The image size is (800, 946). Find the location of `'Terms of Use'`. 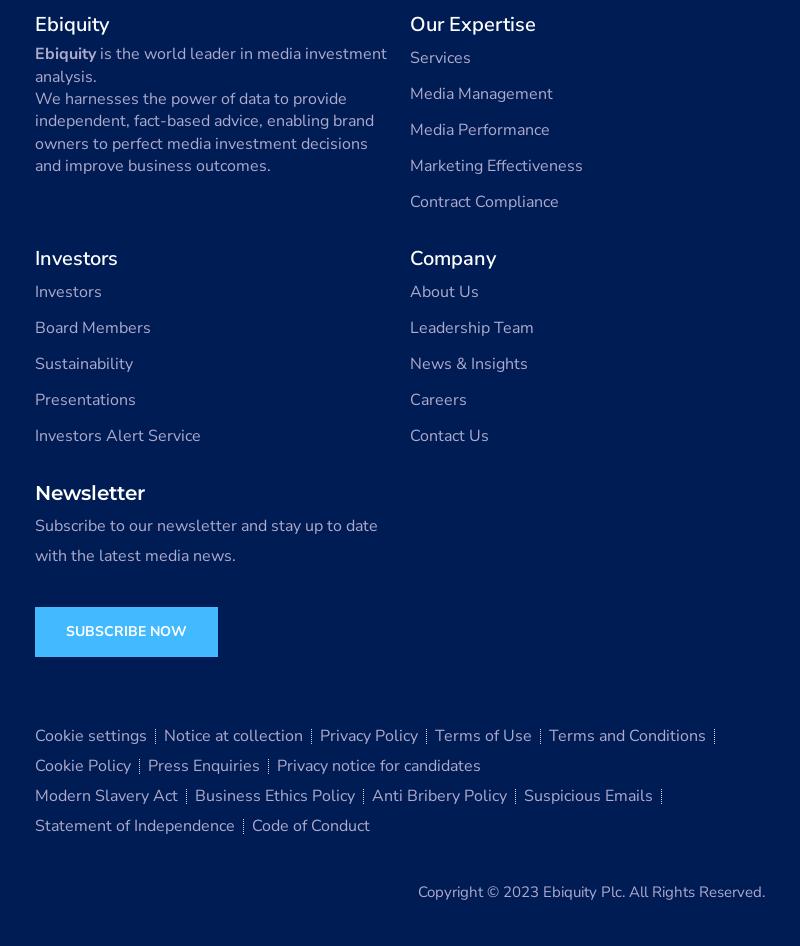

'Terms of Use' is located at coordinates (483, 734).